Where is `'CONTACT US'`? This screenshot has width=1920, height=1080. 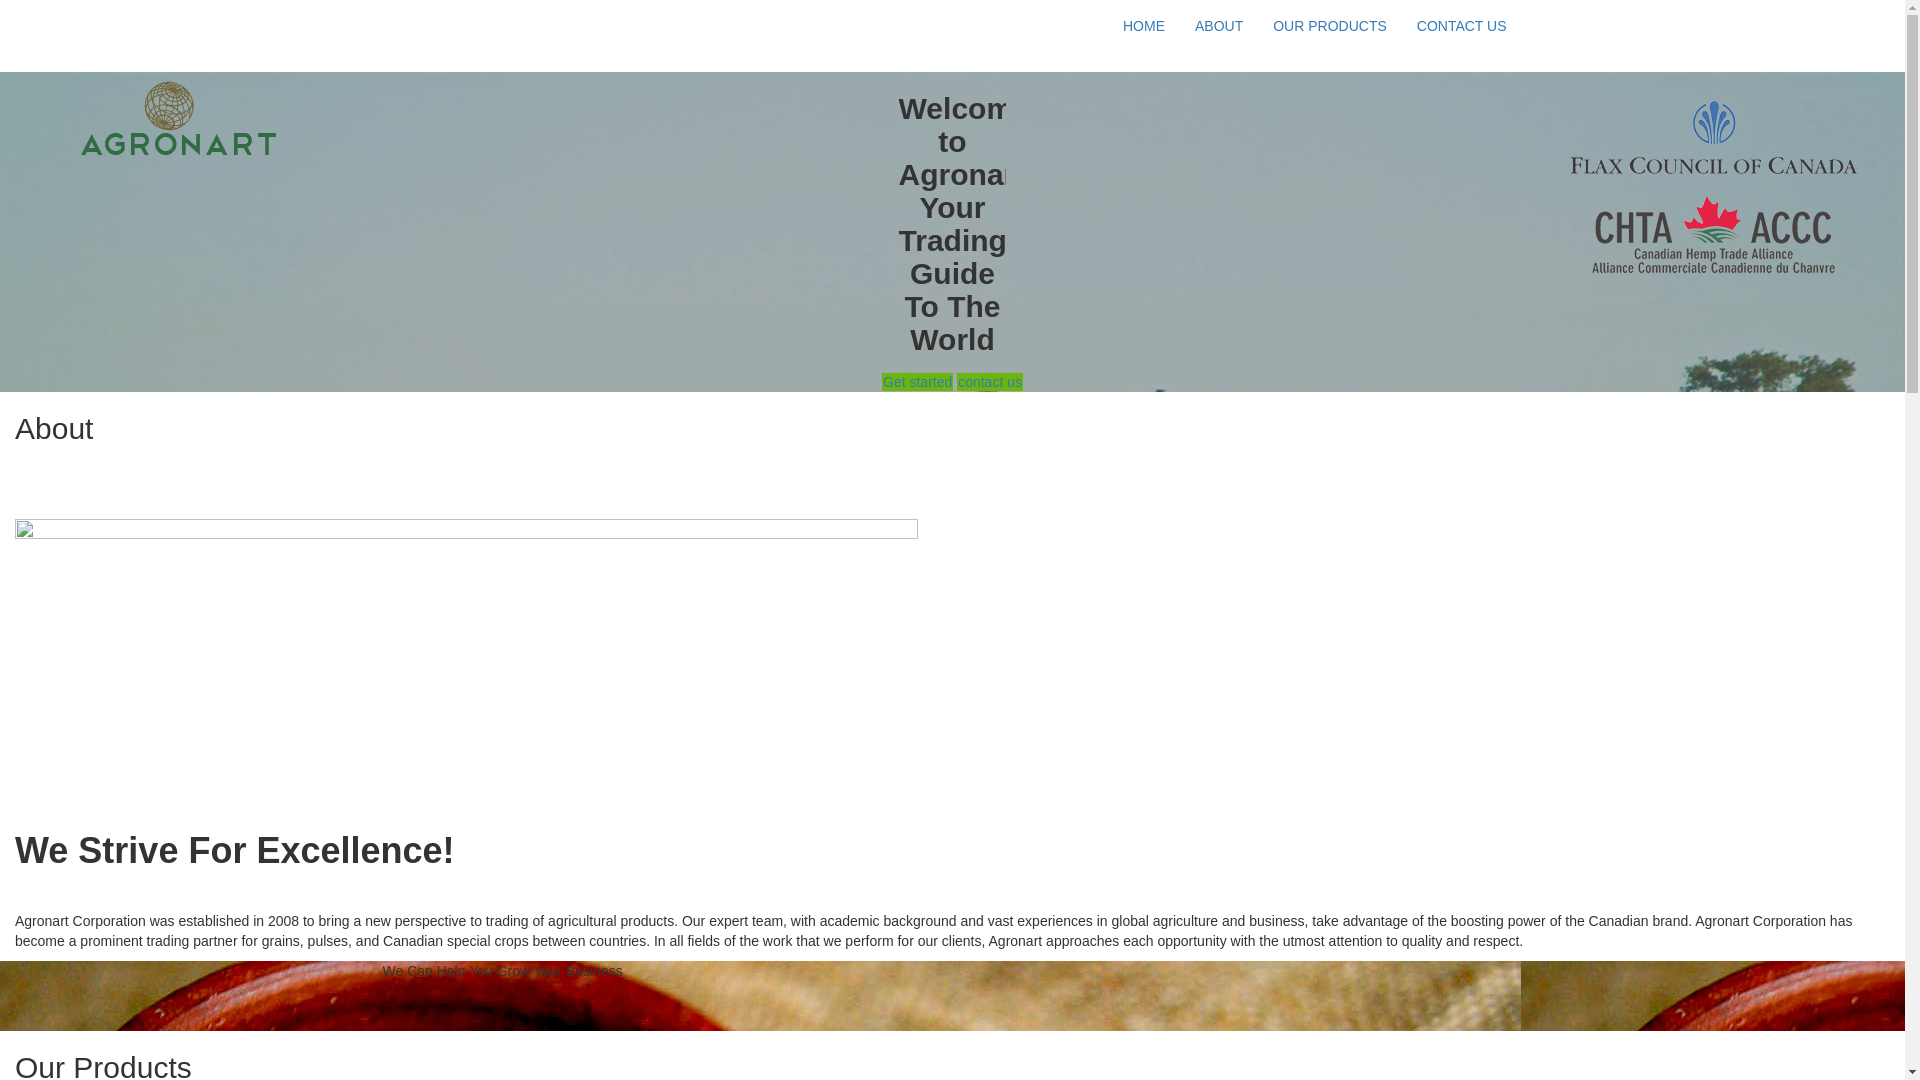 'CONTACT US' is located at coordinates (1462, 26).